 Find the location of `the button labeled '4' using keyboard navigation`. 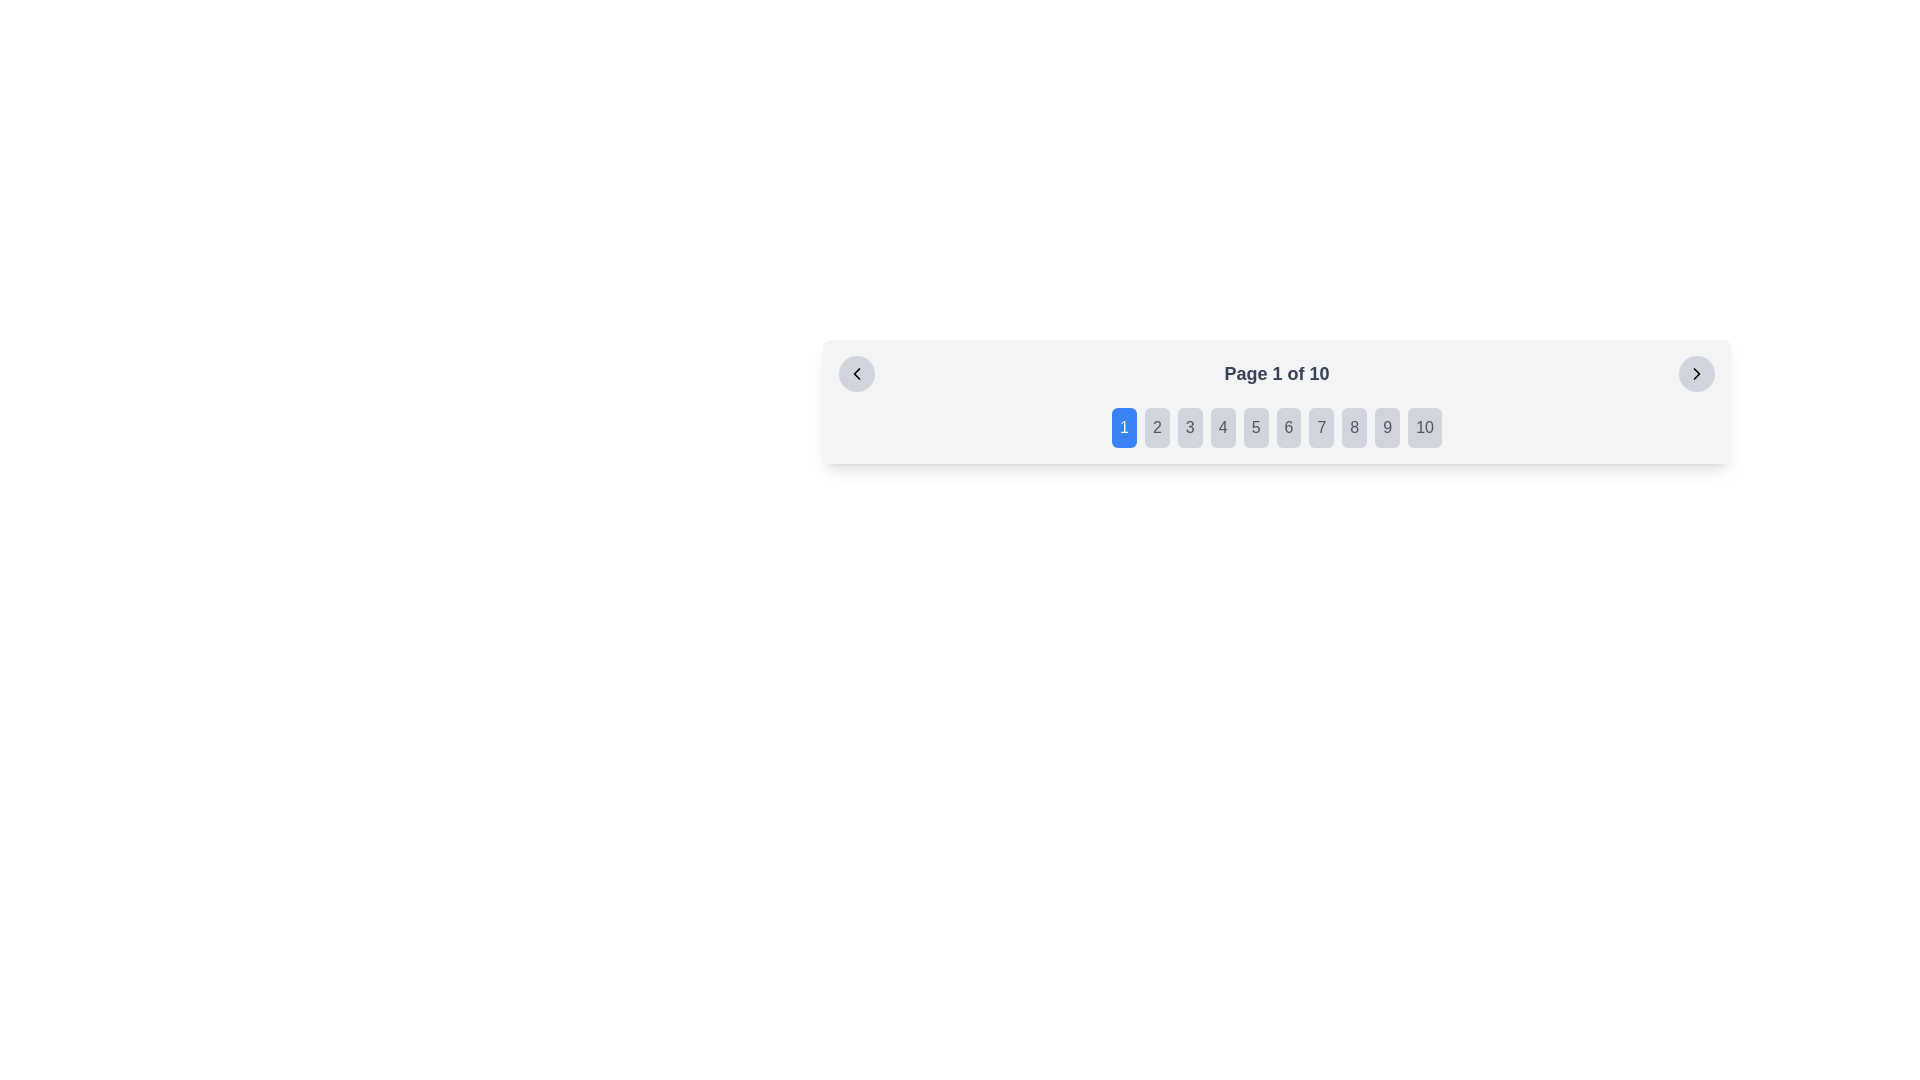

the button labeled '4' using keyboard navigation is located at coordinates (1222, 427).